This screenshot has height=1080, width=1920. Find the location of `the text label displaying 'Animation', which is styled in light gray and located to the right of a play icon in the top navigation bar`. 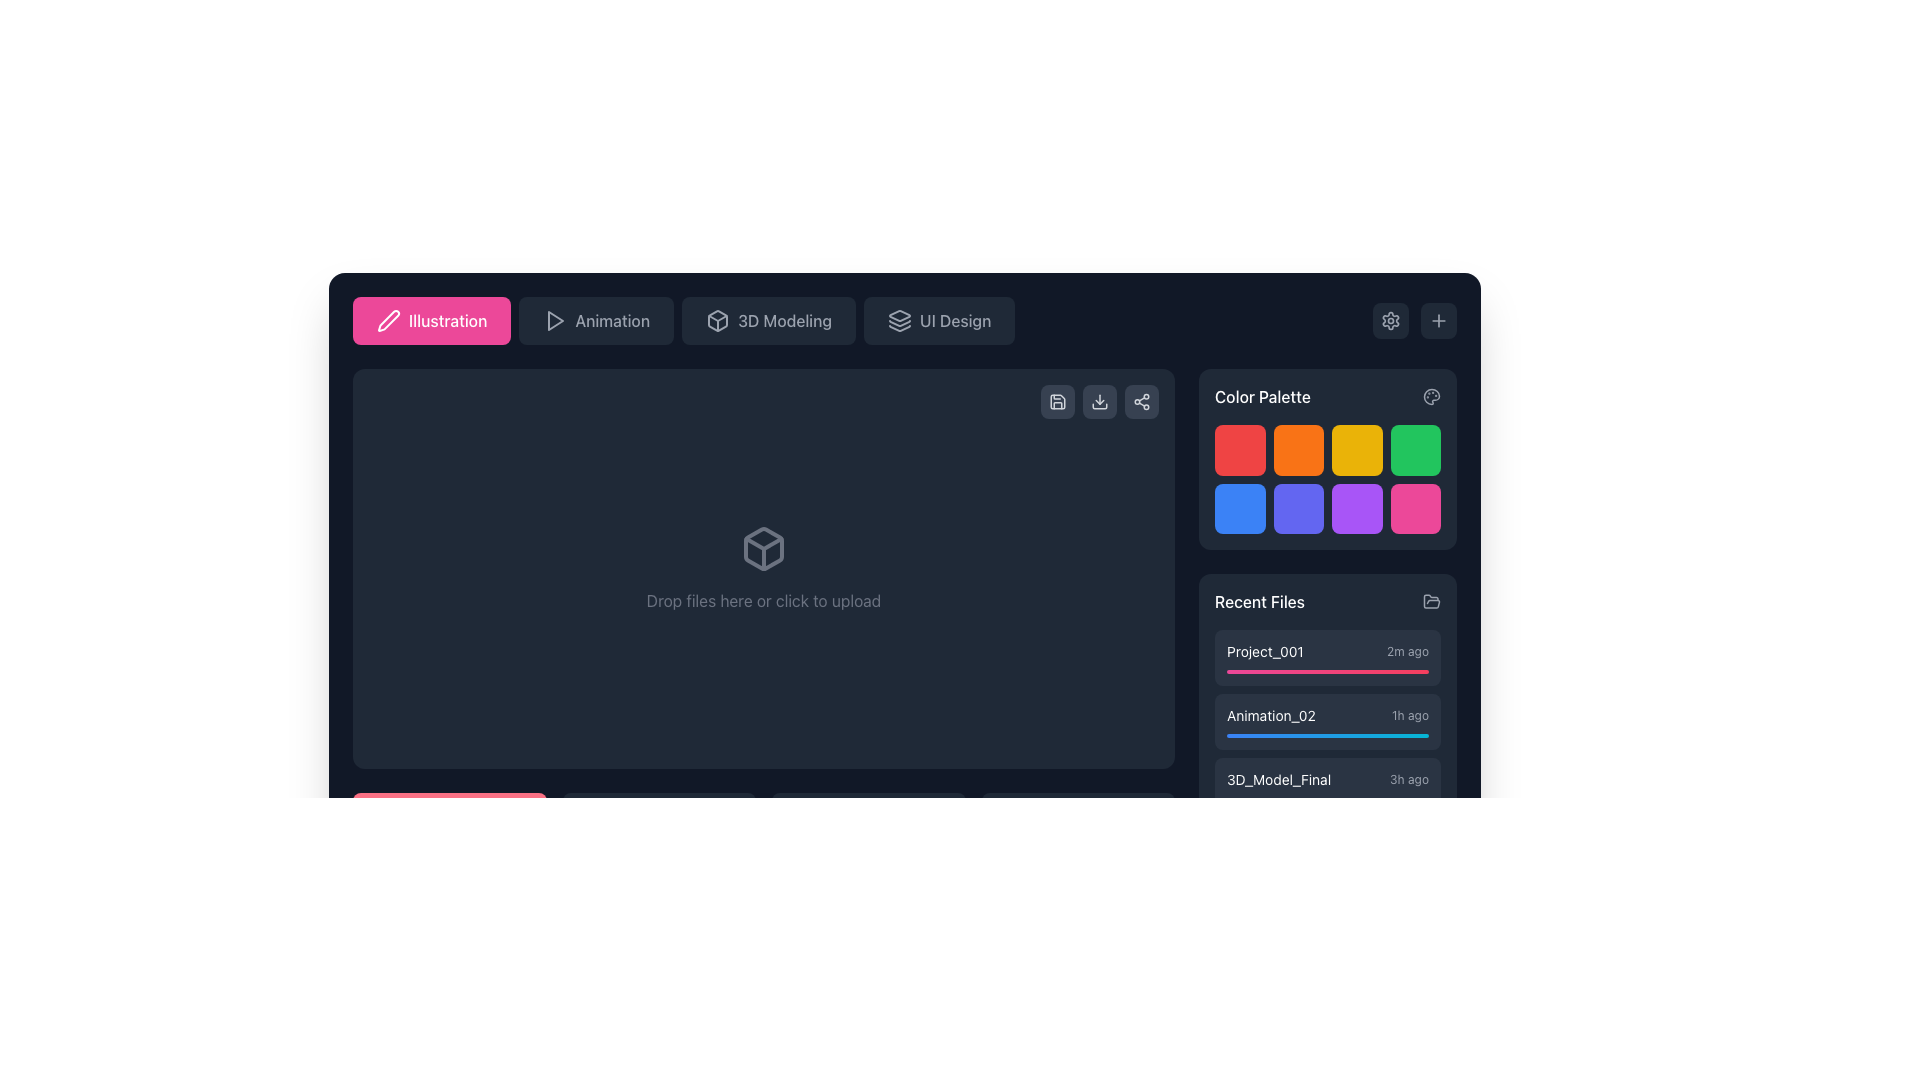

the text label displaying 'Animation', which is styled in light gray and located to the right of a play icon in the top navigation bar is located at coordinates (611, 319).